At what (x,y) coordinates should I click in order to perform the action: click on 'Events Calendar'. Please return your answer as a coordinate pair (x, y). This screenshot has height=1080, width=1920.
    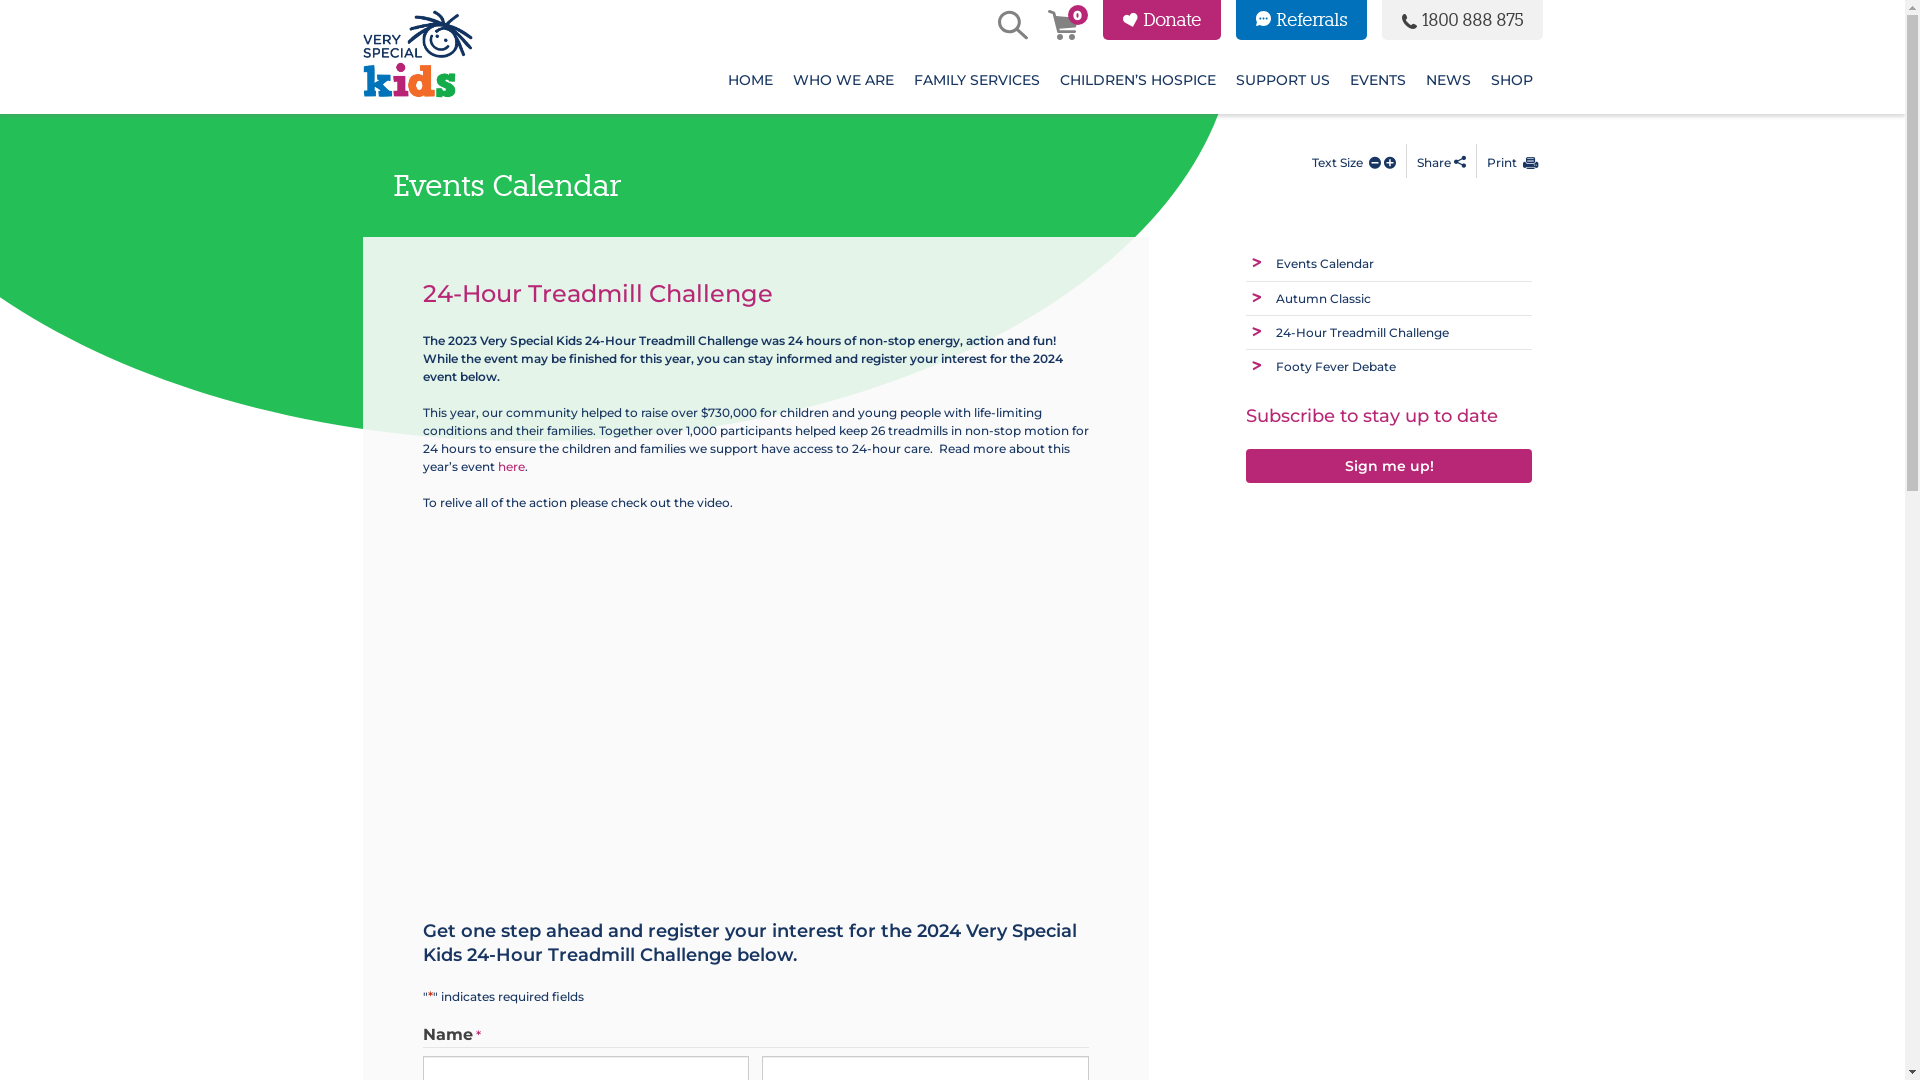
    Looking at the image, I should click on (1324, 262).